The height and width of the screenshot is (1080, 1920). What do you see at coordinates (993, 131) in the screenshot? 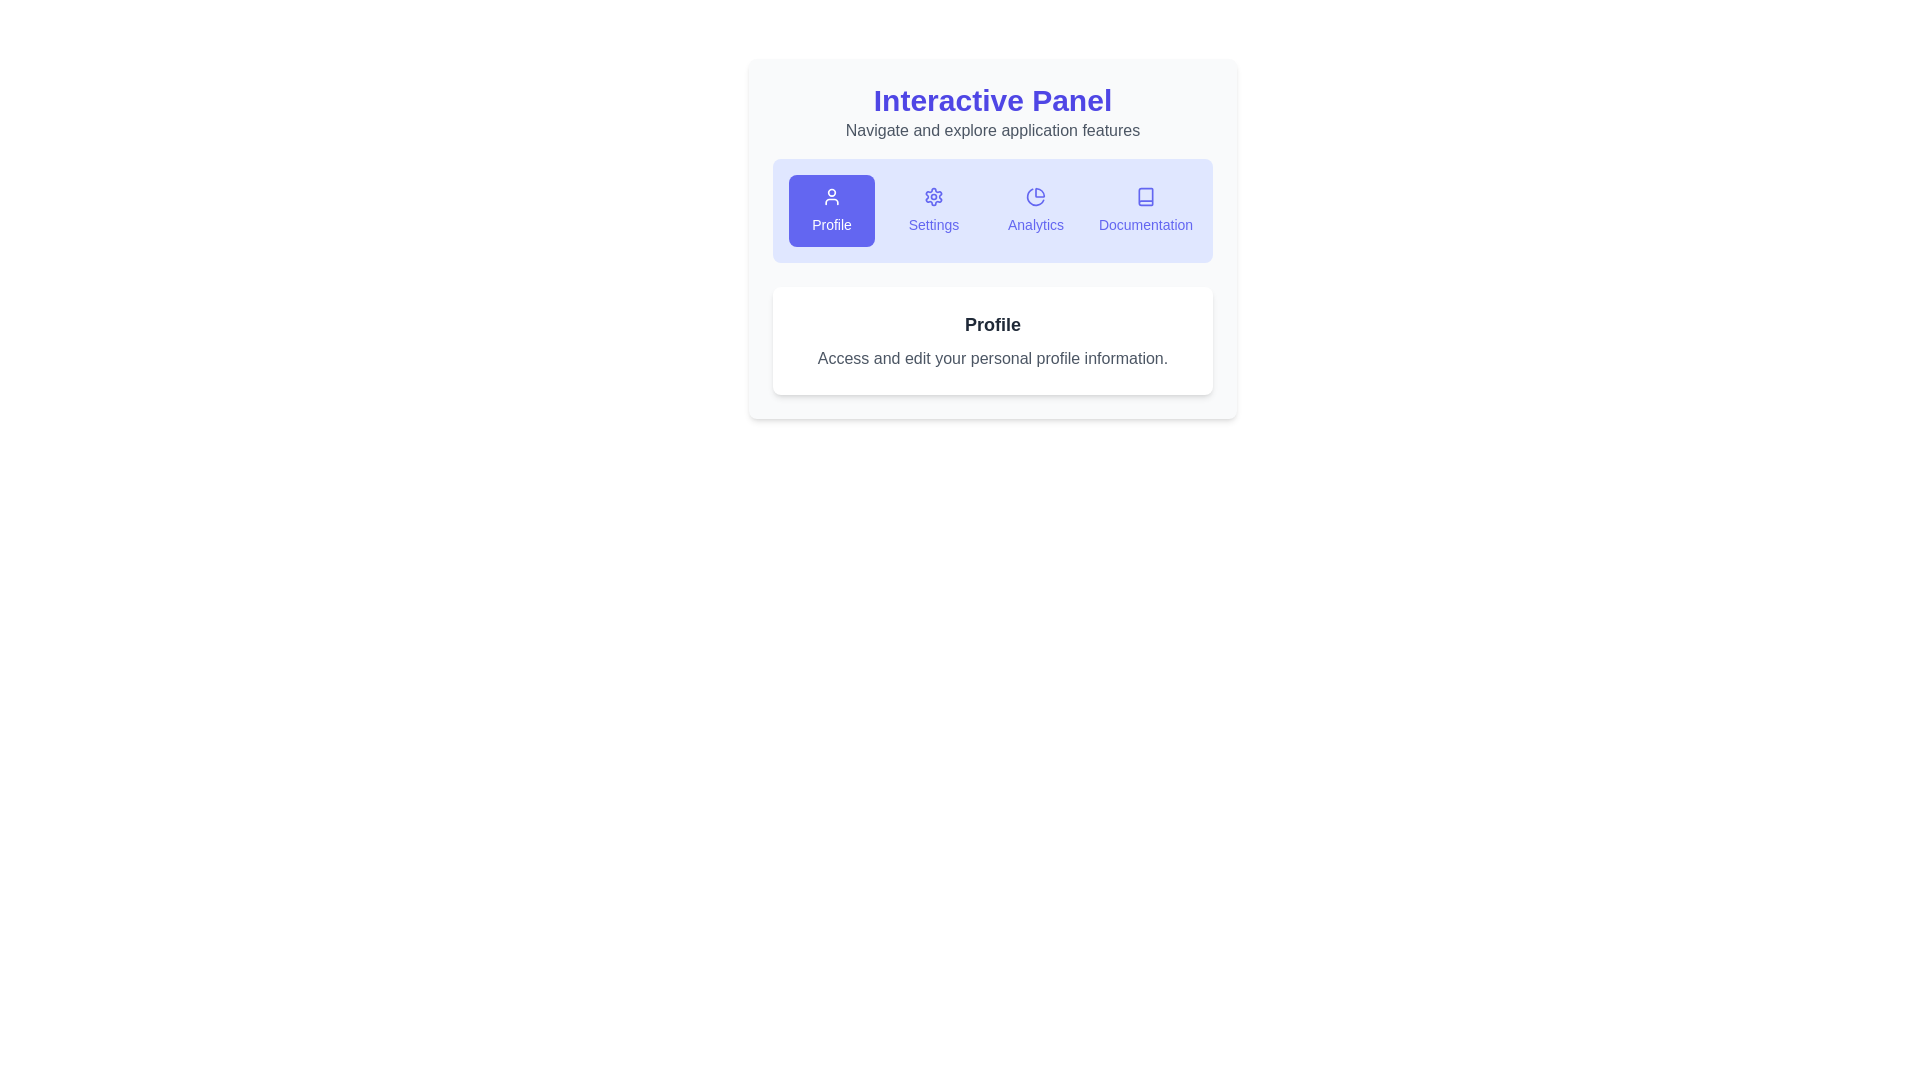
I see `text label providing guidance in the interactive panel, located at the top-center of the interface` at bounding box center [993, 131].